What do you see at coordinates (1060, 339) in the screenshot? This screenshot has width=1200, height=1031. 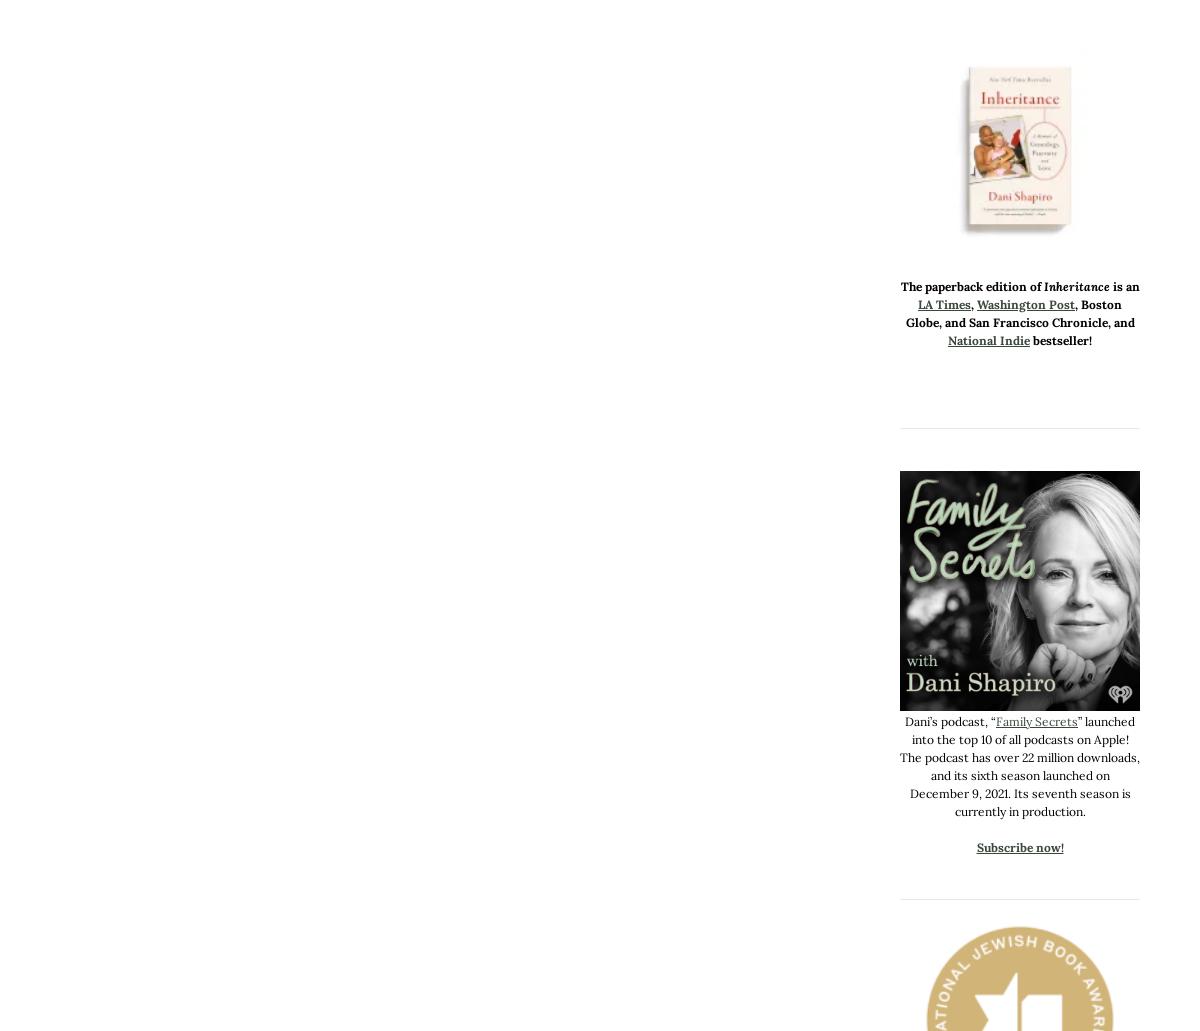 I see `'bestseller!'` at bounding box center [1060, 339].